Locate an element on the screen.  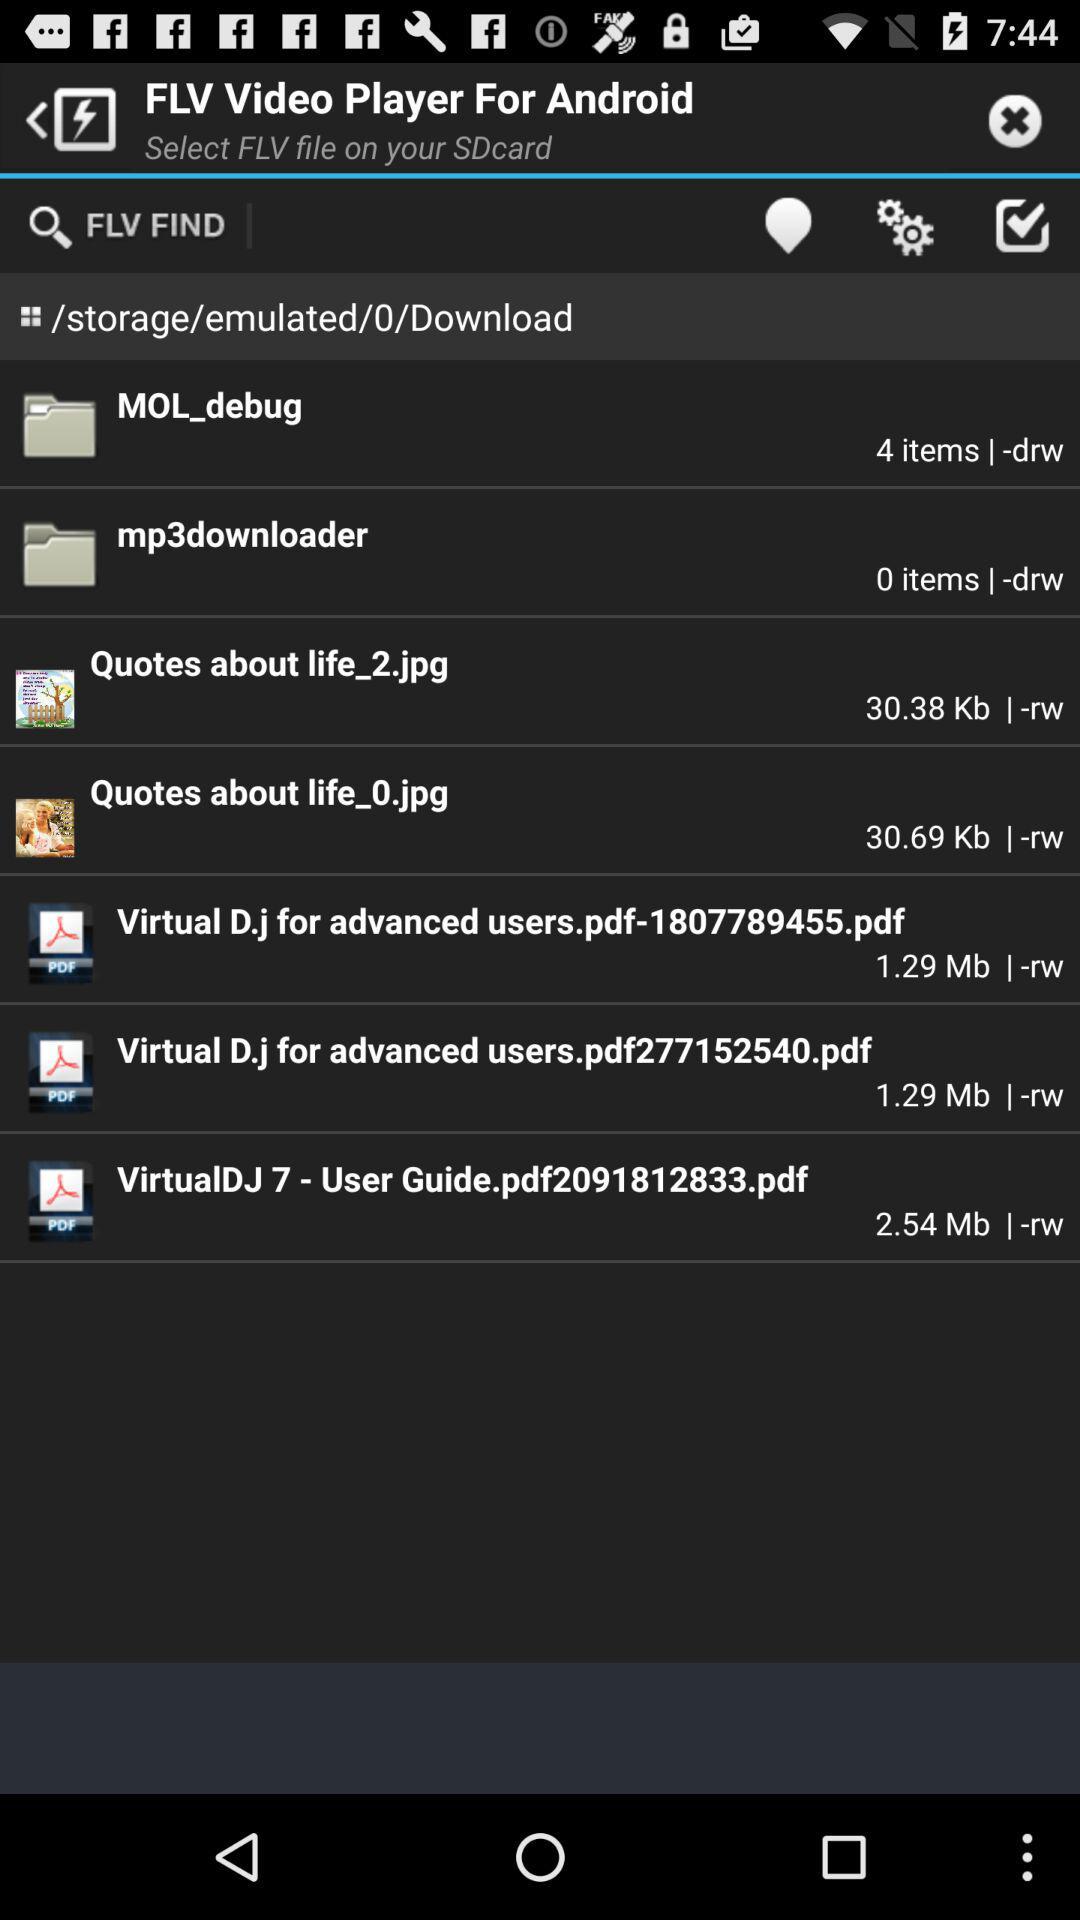
the mp3downloader item is located at coordinates (589, 533).